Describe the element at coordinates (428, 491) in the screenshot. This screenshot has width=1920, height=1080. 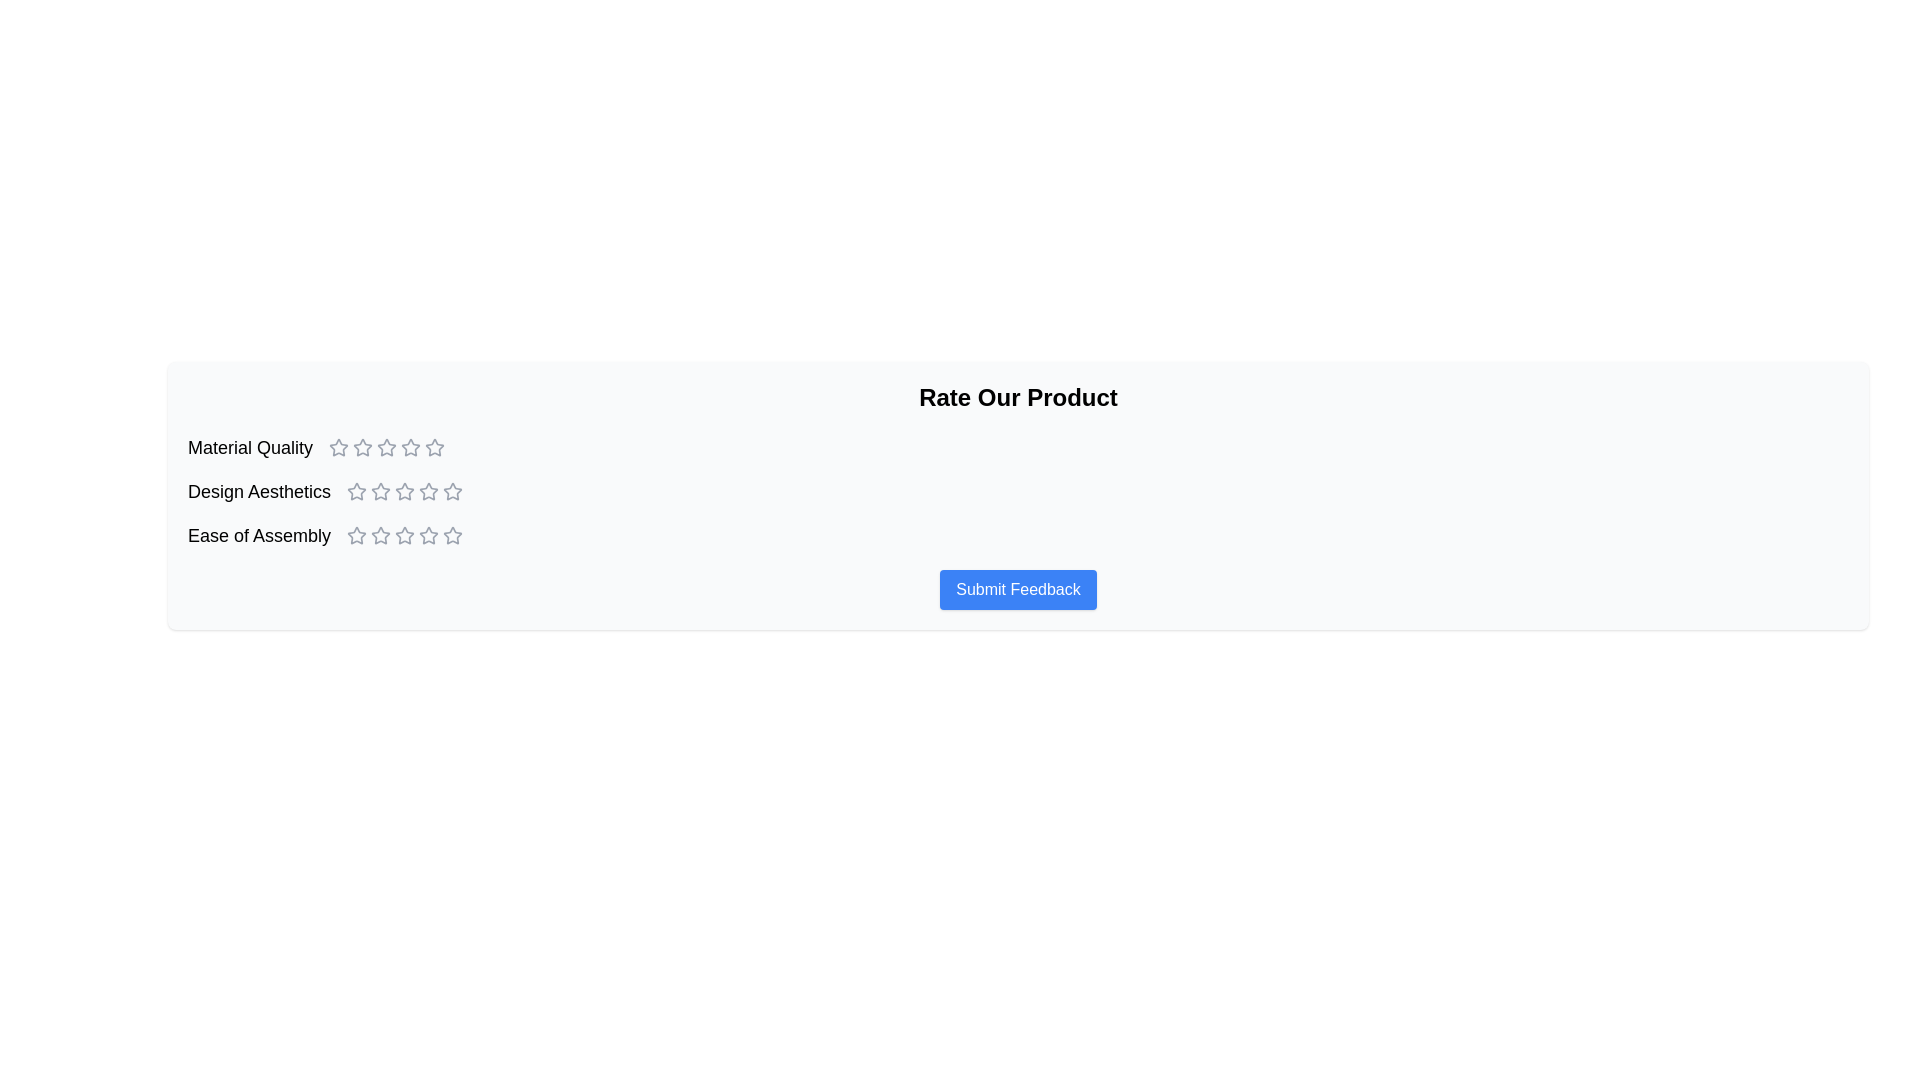
I see `the third star icon in the 5-star rating system under the 'Design Aesthetics' section to rate the product` at that location.